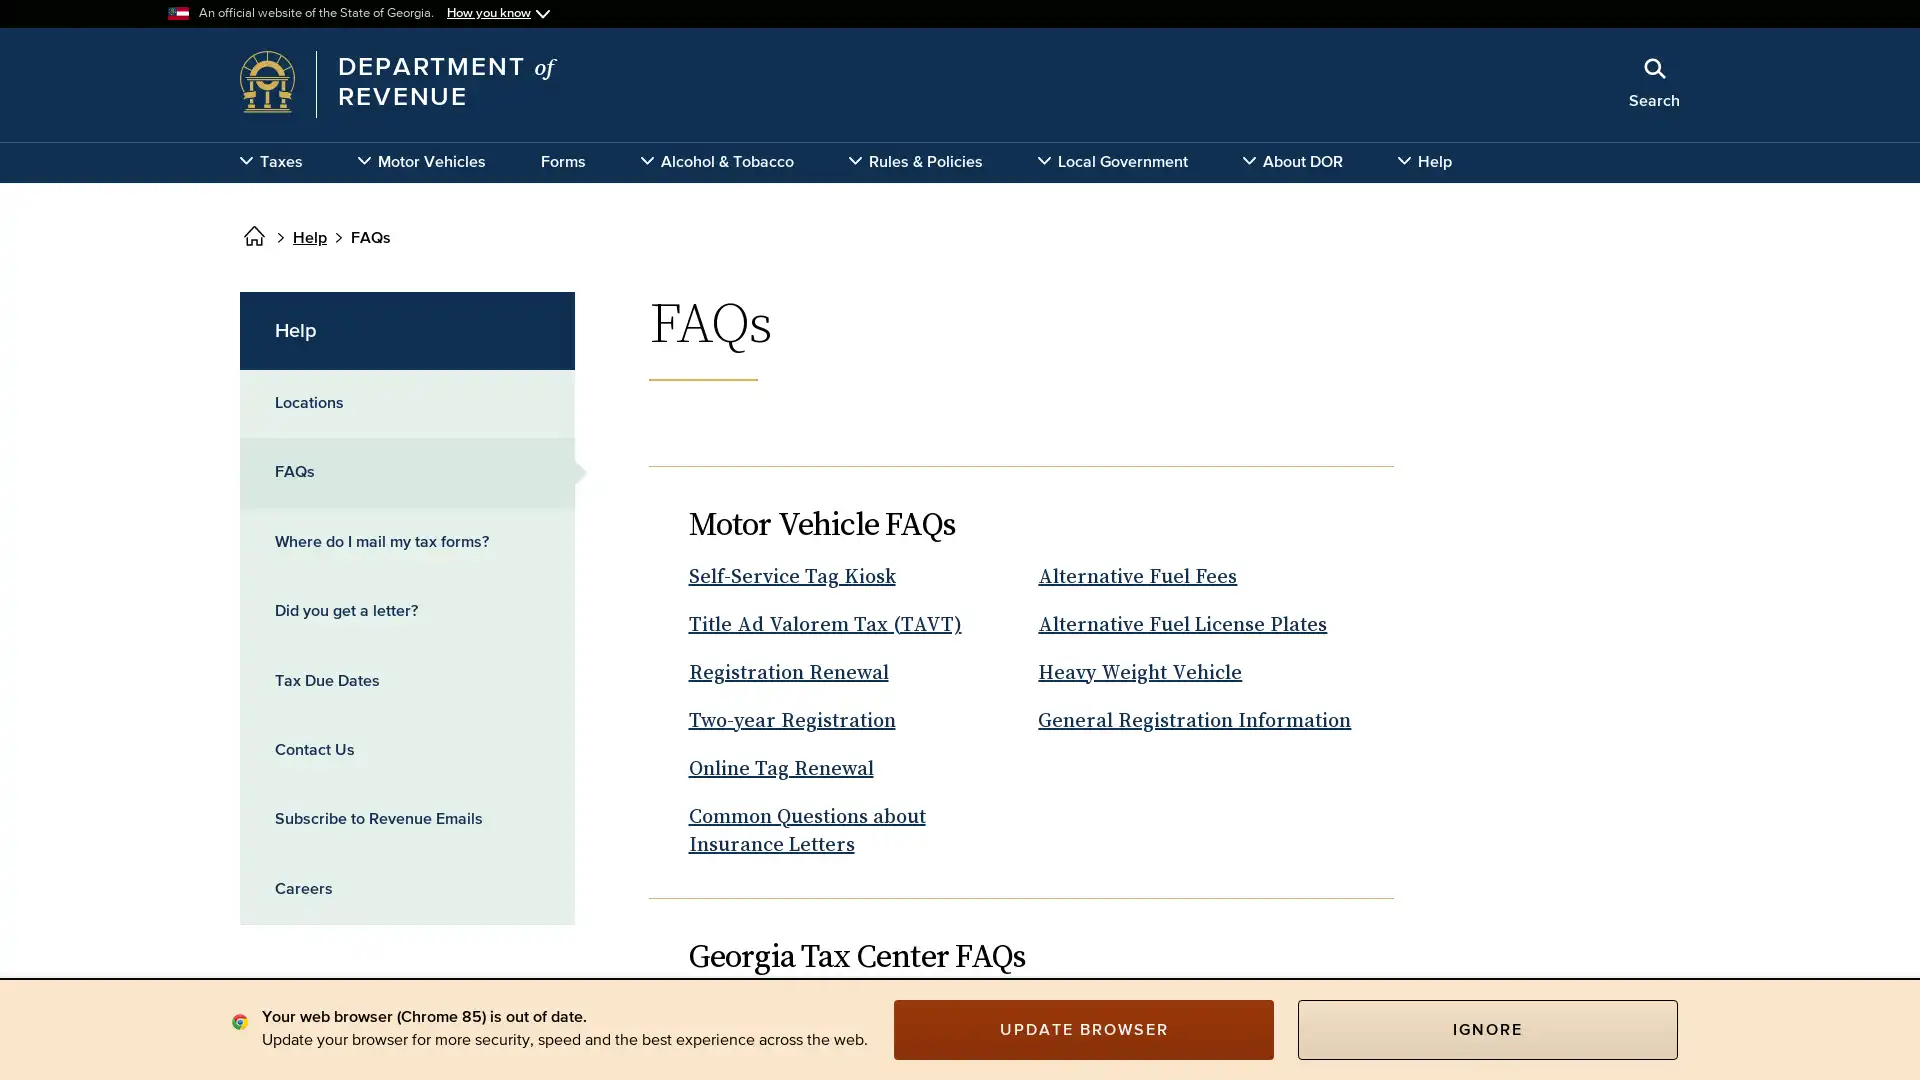 The height and width of the screenshot is (1080, 1920). Describe the element at coordinates (430, 326) in the screenshot. I see `x` at that location.